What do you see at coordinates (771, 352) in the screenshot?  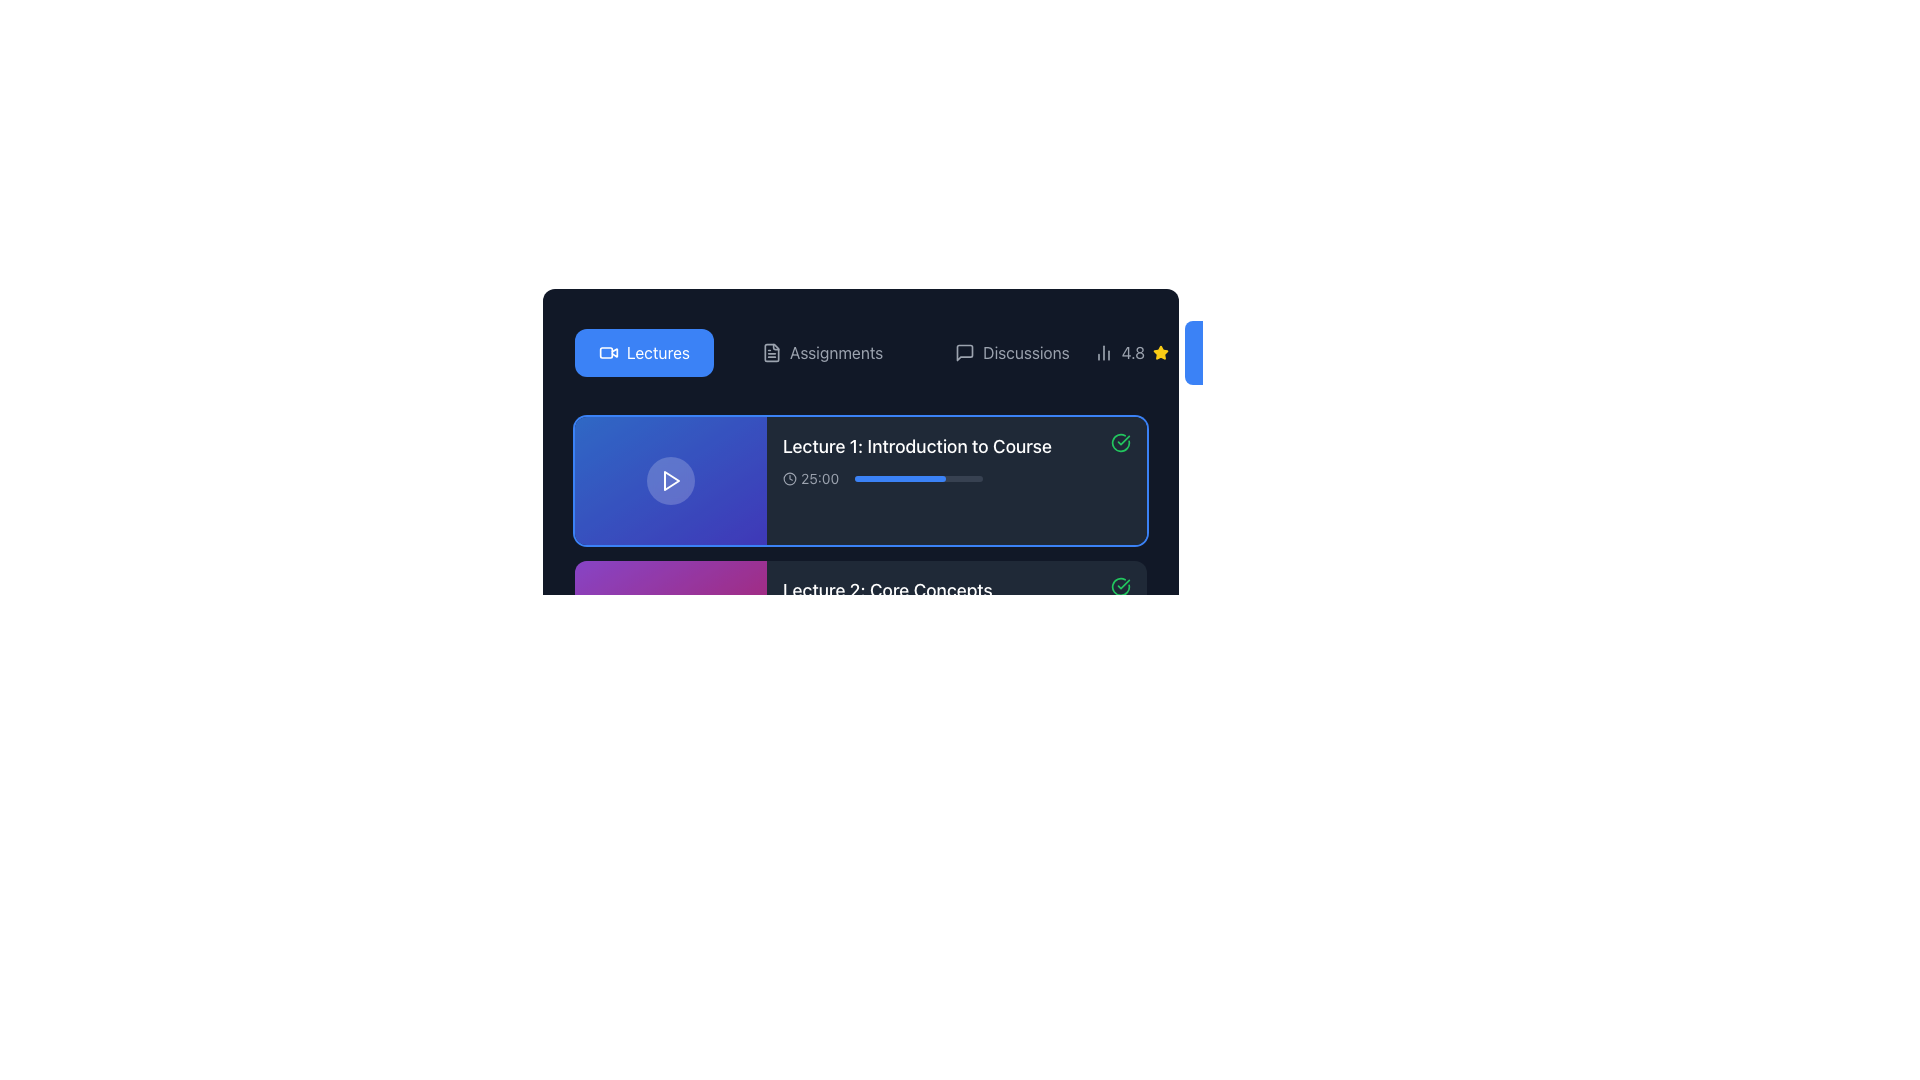 I see `the document icon located to the left of the 'Assignments' label in the top navigation bar` at bounding box center [771, 352].